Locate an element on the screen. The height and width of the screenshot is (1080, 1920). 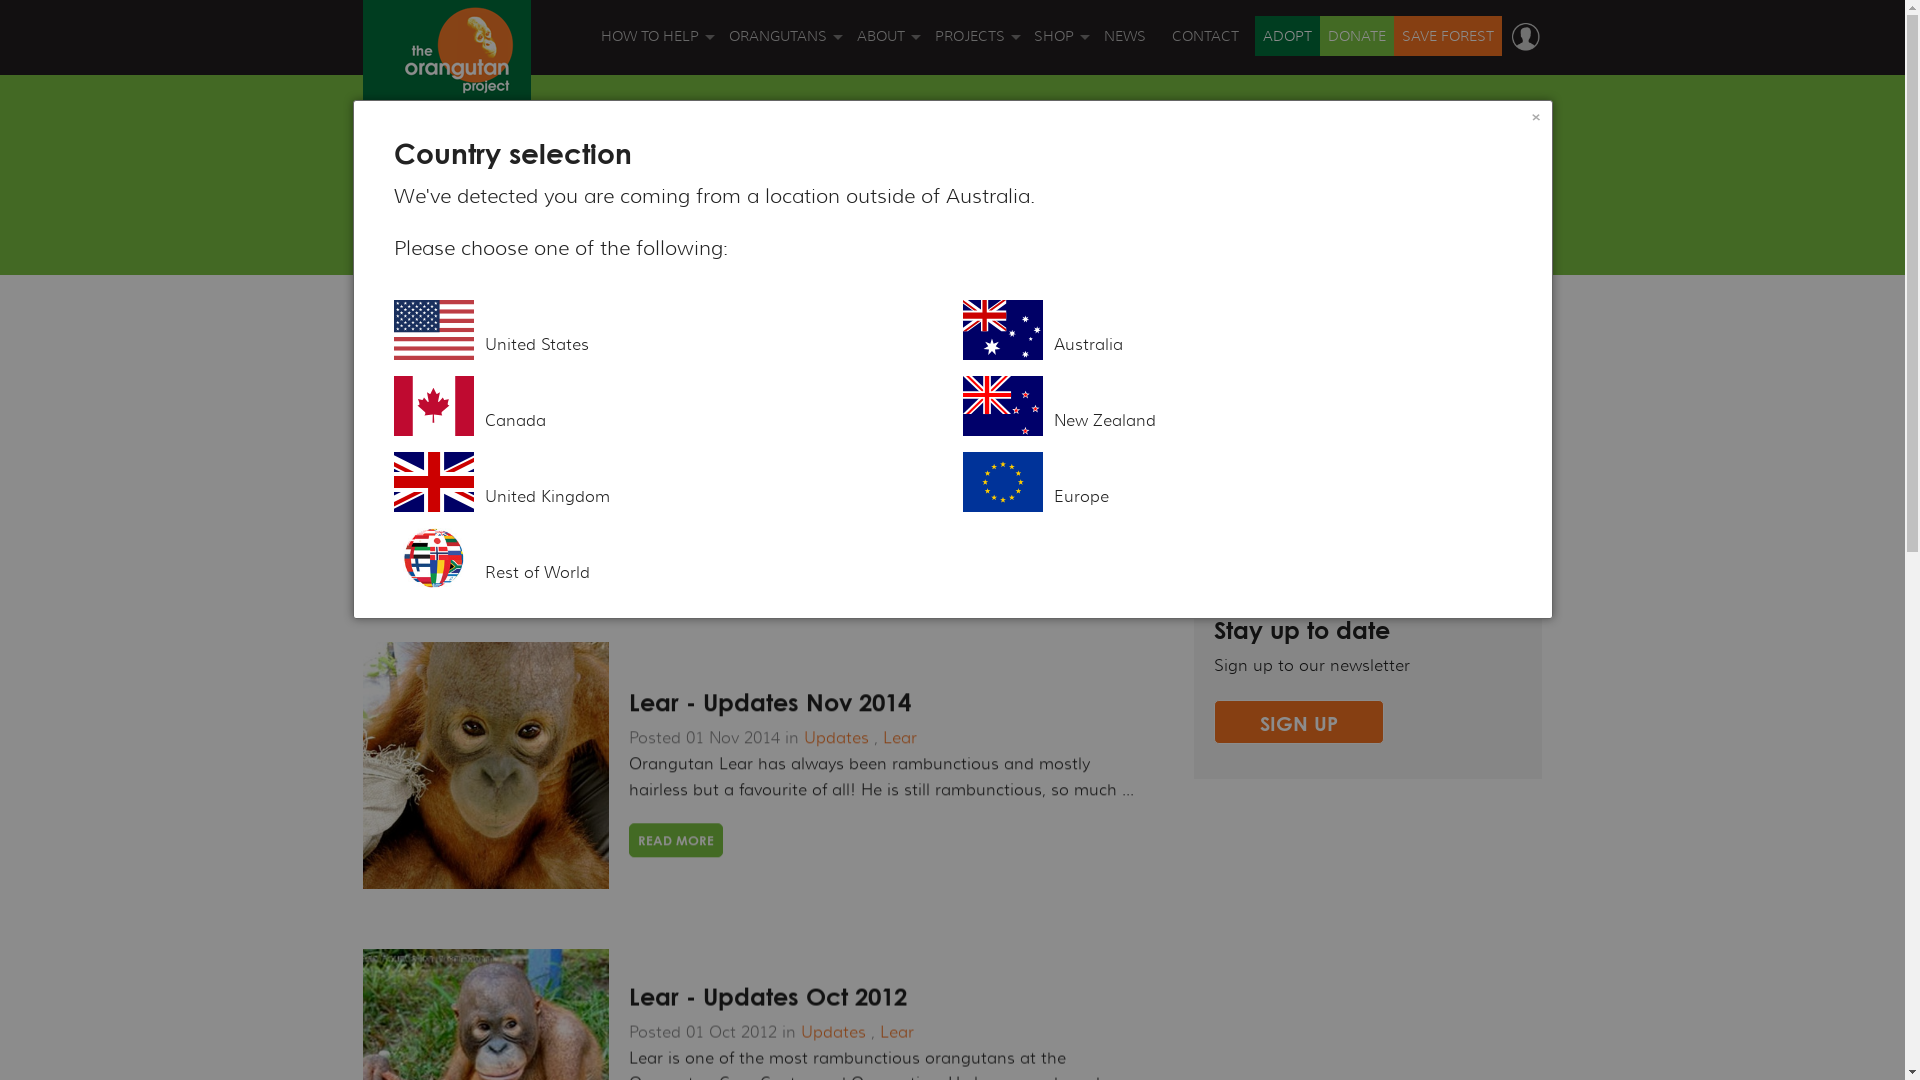
'ORANGUTANS' is located at coordinates (782, 35).